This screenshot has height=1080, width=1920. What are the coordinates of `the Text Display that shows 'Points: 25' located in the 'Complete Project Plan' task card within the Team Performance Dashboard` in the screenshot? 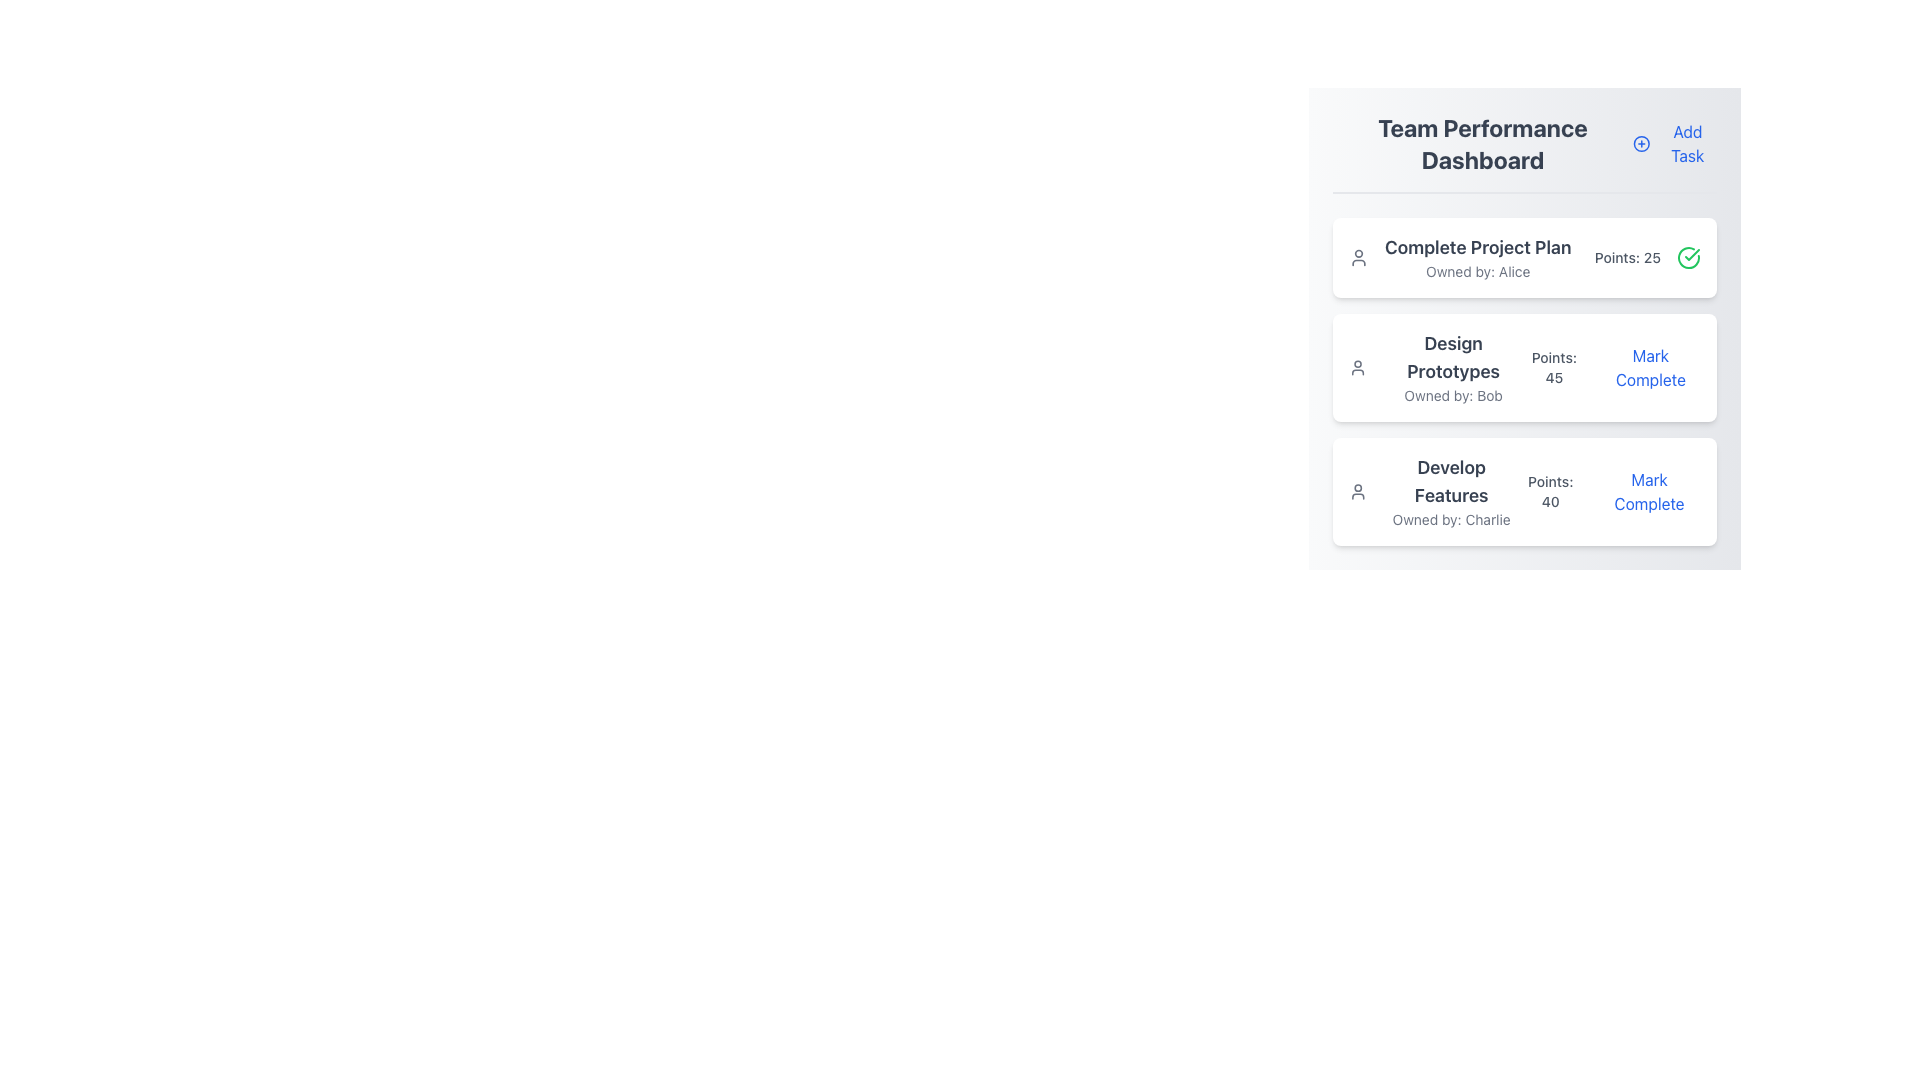 It's located at (1627, 257).